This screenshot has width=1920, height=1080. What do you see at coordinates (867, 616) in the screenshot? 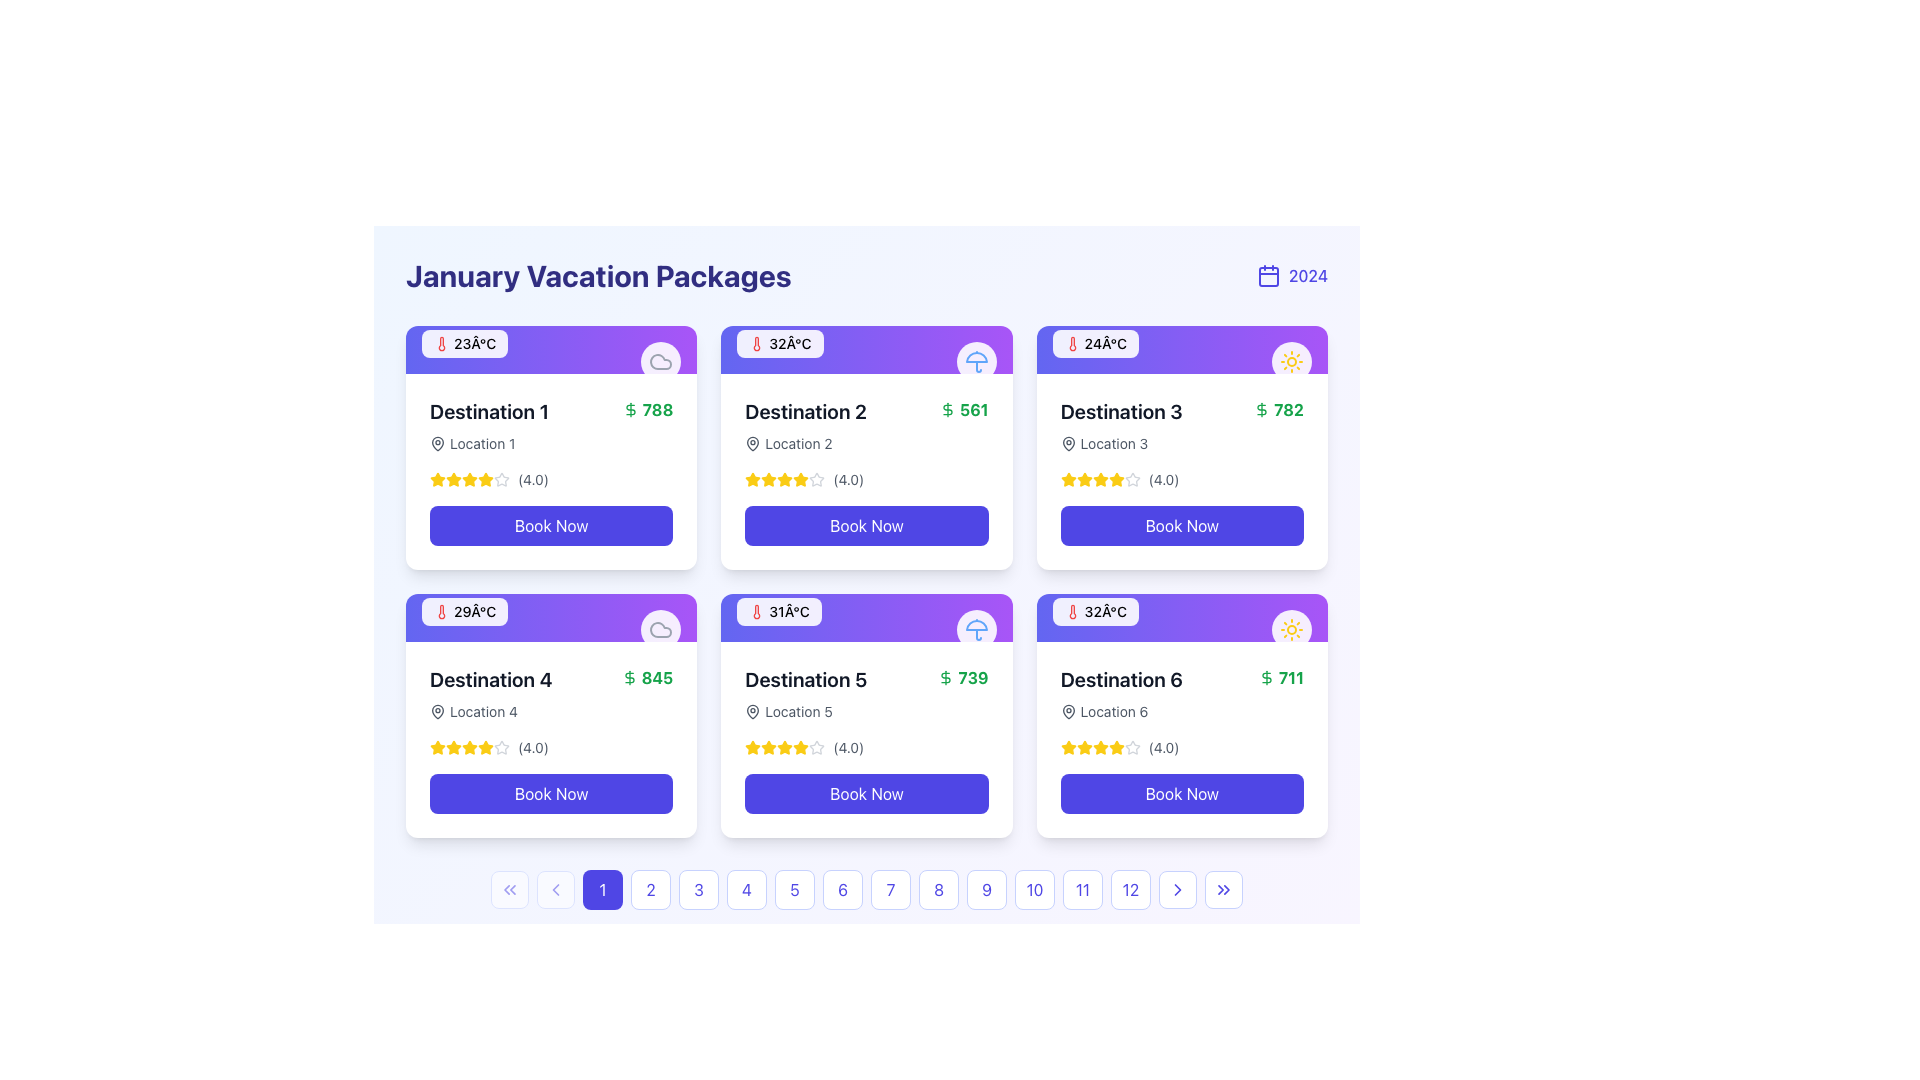
I see `the Information card header displaying '31°C' with a red thermometer icon on the left and a circular blue umbrella icon on the right, located in the 'Destination 5' card` at bounding box center [867, 616].